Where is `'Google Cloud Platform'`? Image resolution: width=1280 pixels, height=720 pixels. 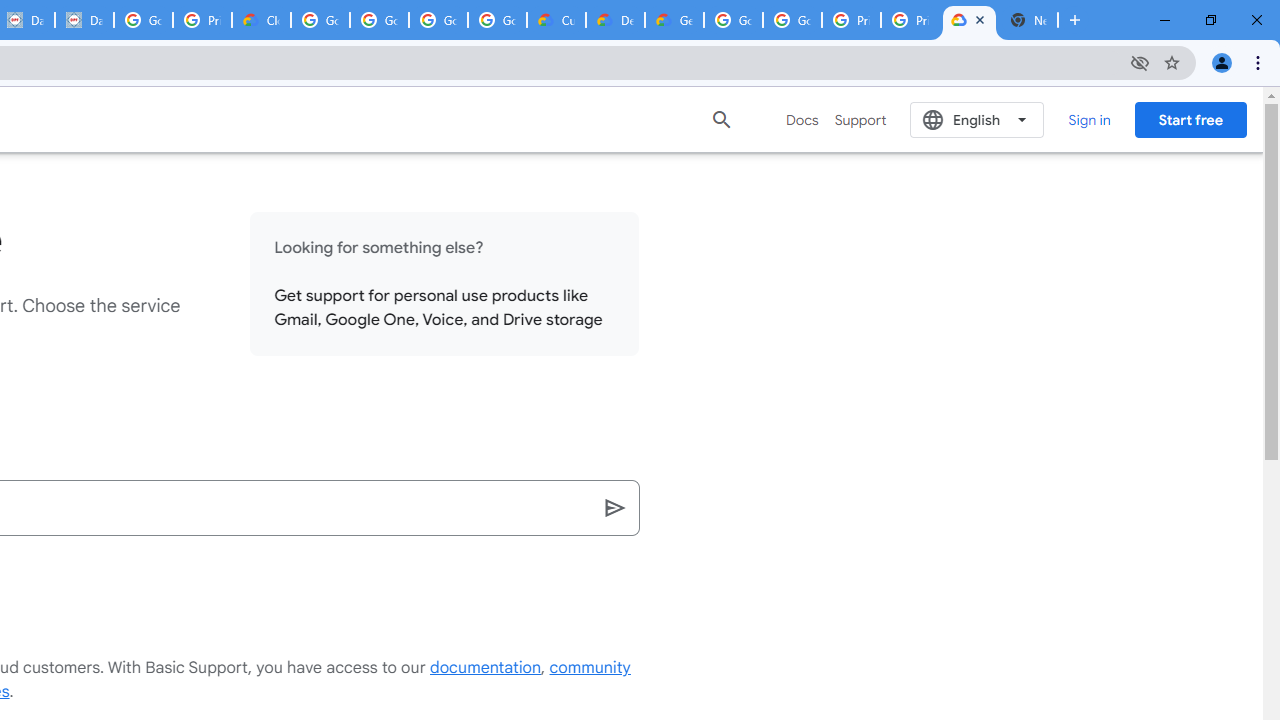 'Google Cloud Platform' is located at coordinates (791, 20).